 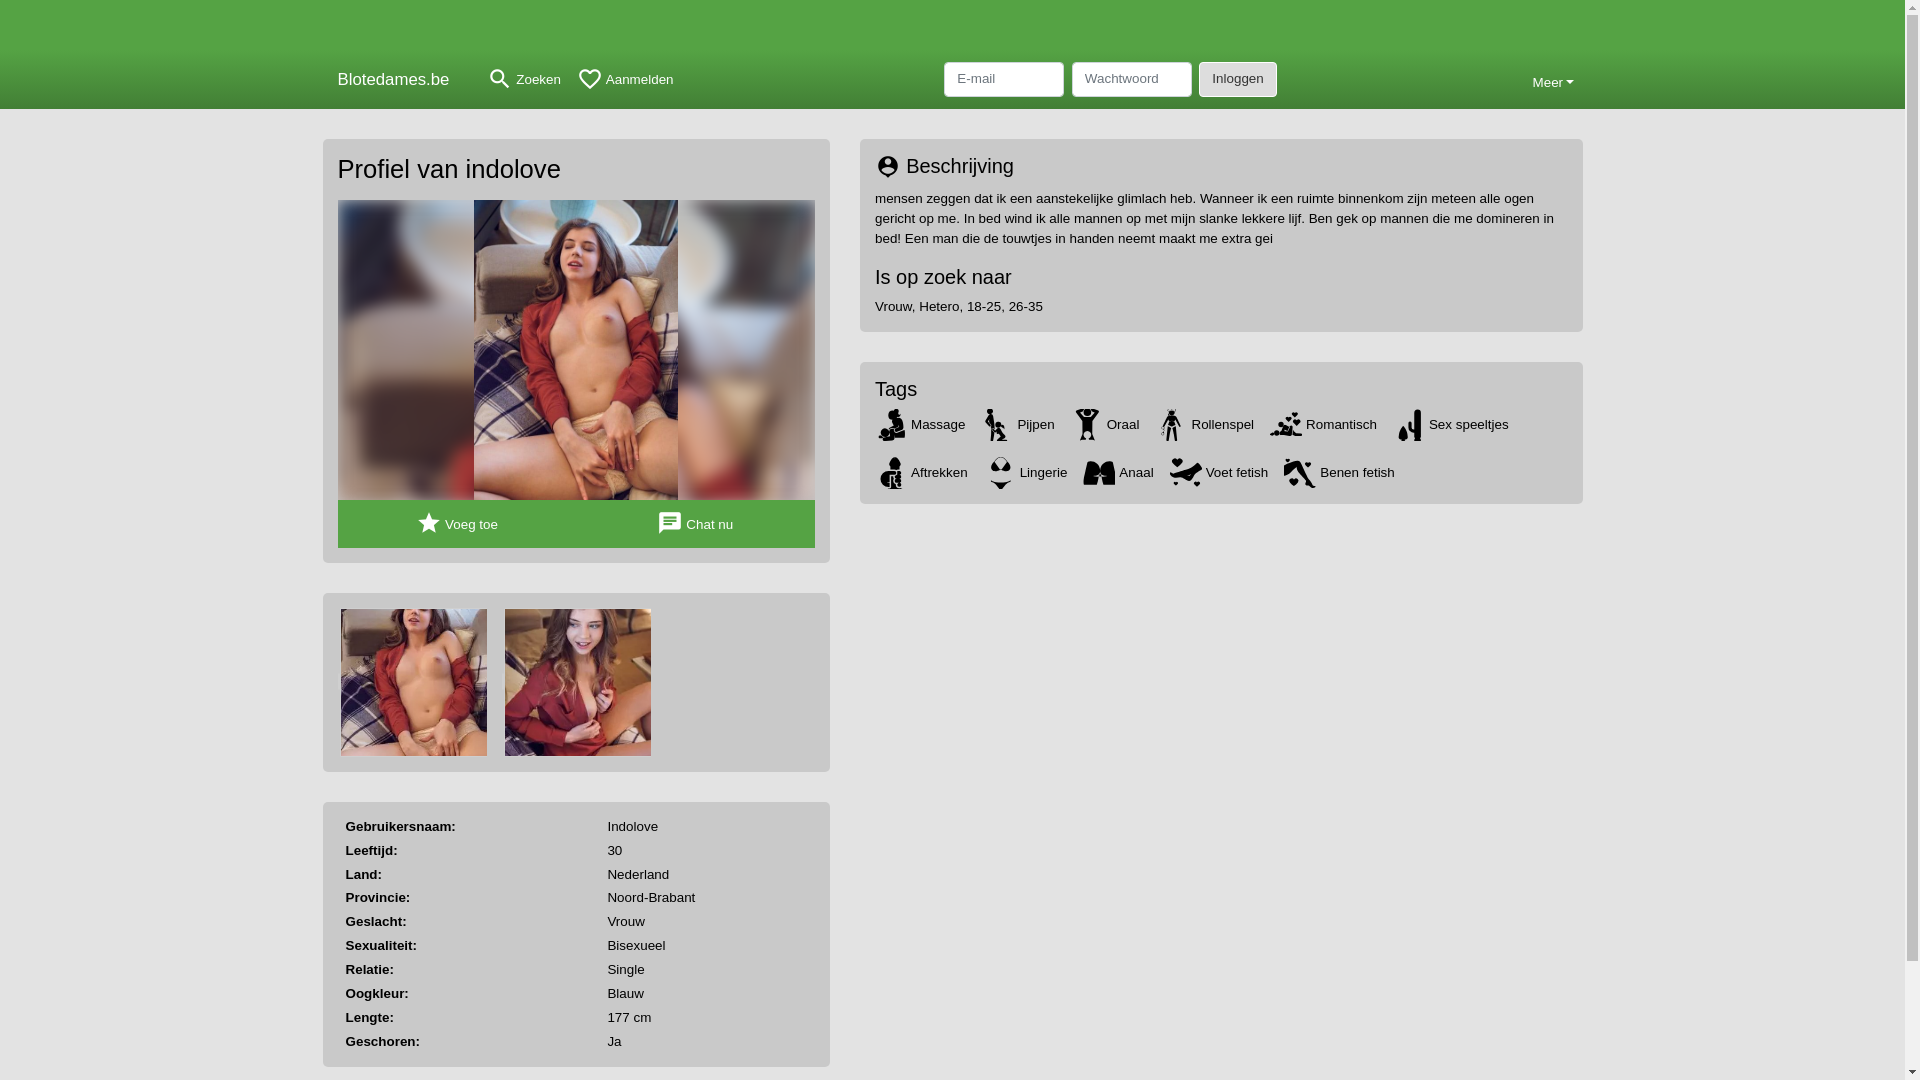 I want to click on 'chat Chat nu', so click(x=695, y=523).